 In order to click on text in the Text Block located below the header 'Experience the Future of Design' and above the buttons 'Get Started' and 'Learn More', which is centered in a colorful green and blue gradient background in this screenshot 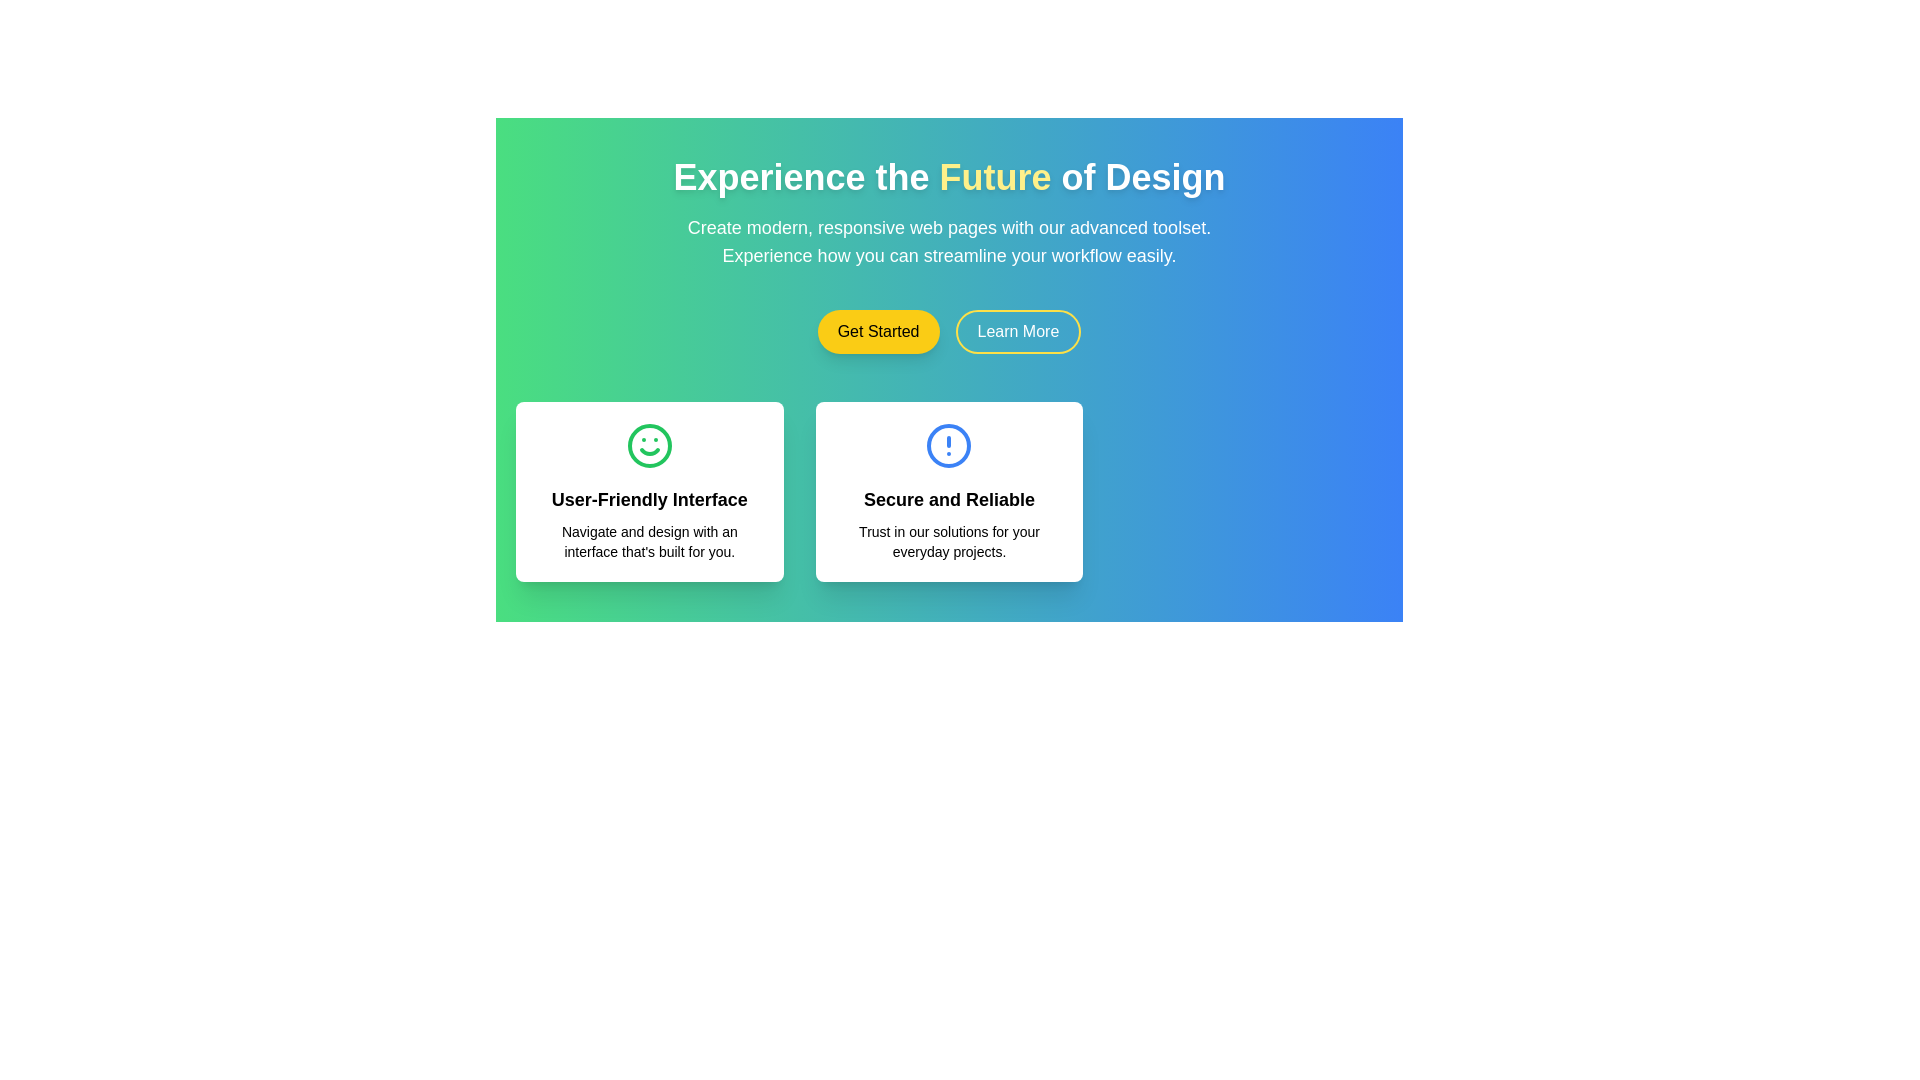, I will do `click(948, 241)`.